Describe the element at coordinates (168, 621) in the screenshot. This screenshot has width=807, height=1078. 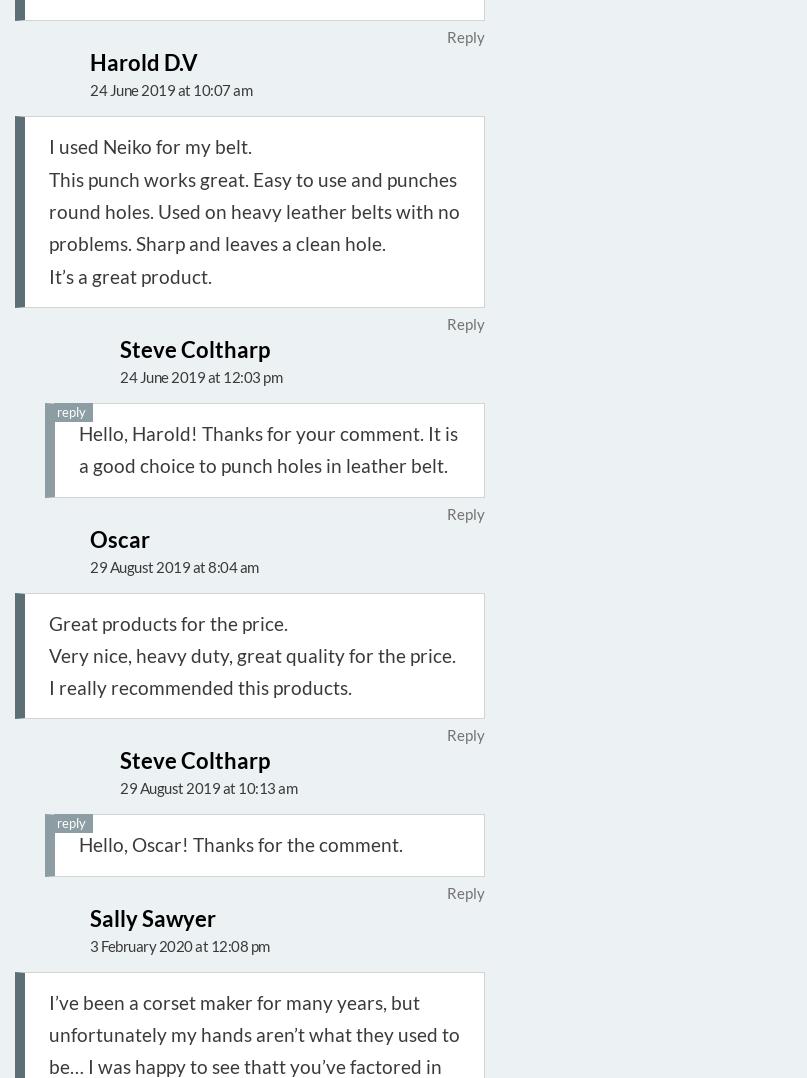
I see `'Great products for the price.'` at that location.